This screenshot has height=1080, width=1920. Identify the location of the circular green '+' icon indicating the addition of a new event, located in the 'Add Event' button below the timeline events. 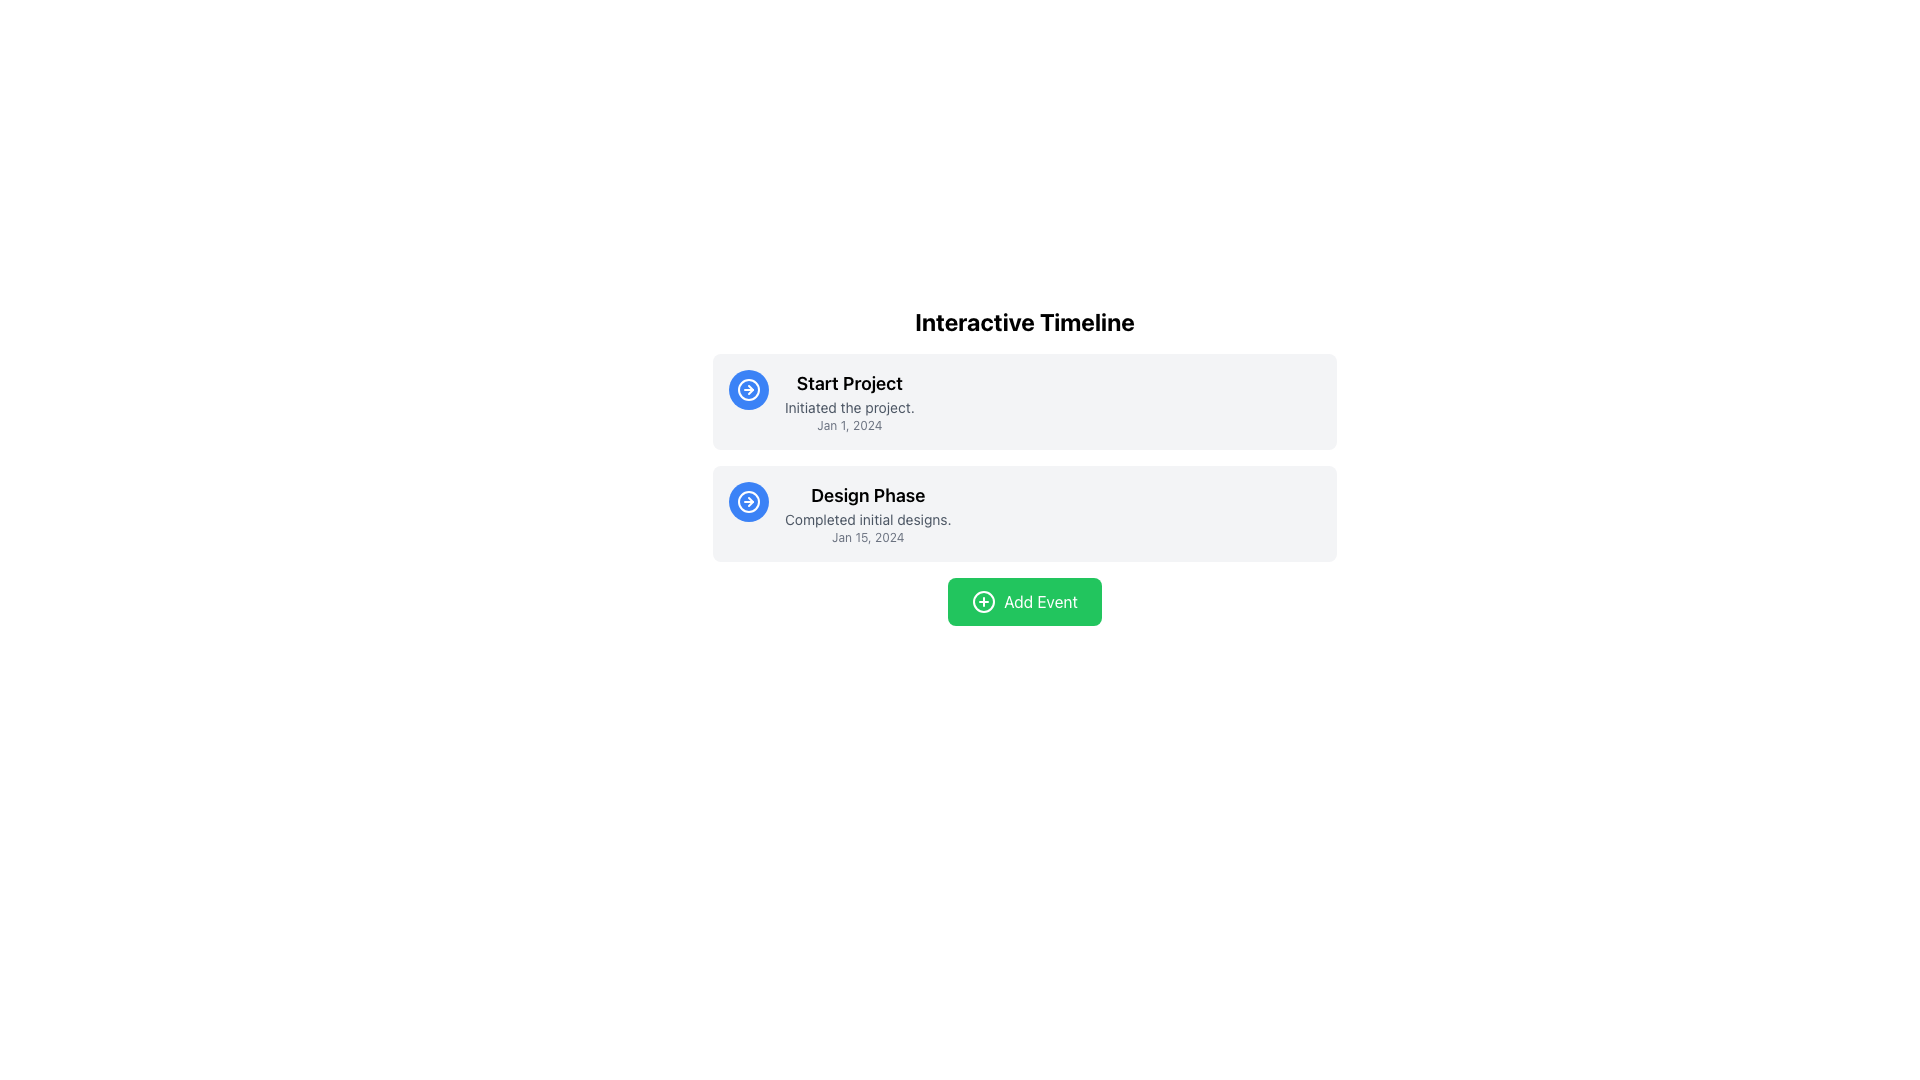
(983, 600).